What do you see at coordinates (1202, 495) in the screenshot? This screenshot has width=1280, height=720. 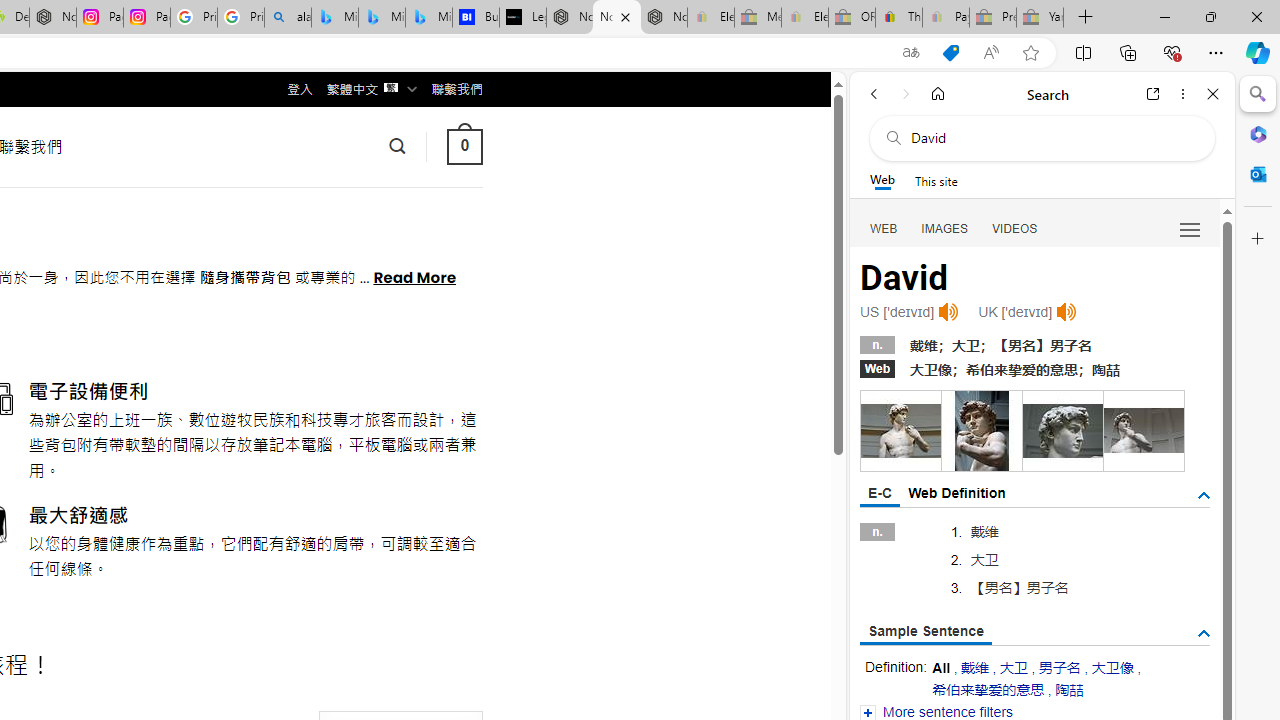 I see `'AutomationID: tgdef'` at bounding box center [1202, 495].